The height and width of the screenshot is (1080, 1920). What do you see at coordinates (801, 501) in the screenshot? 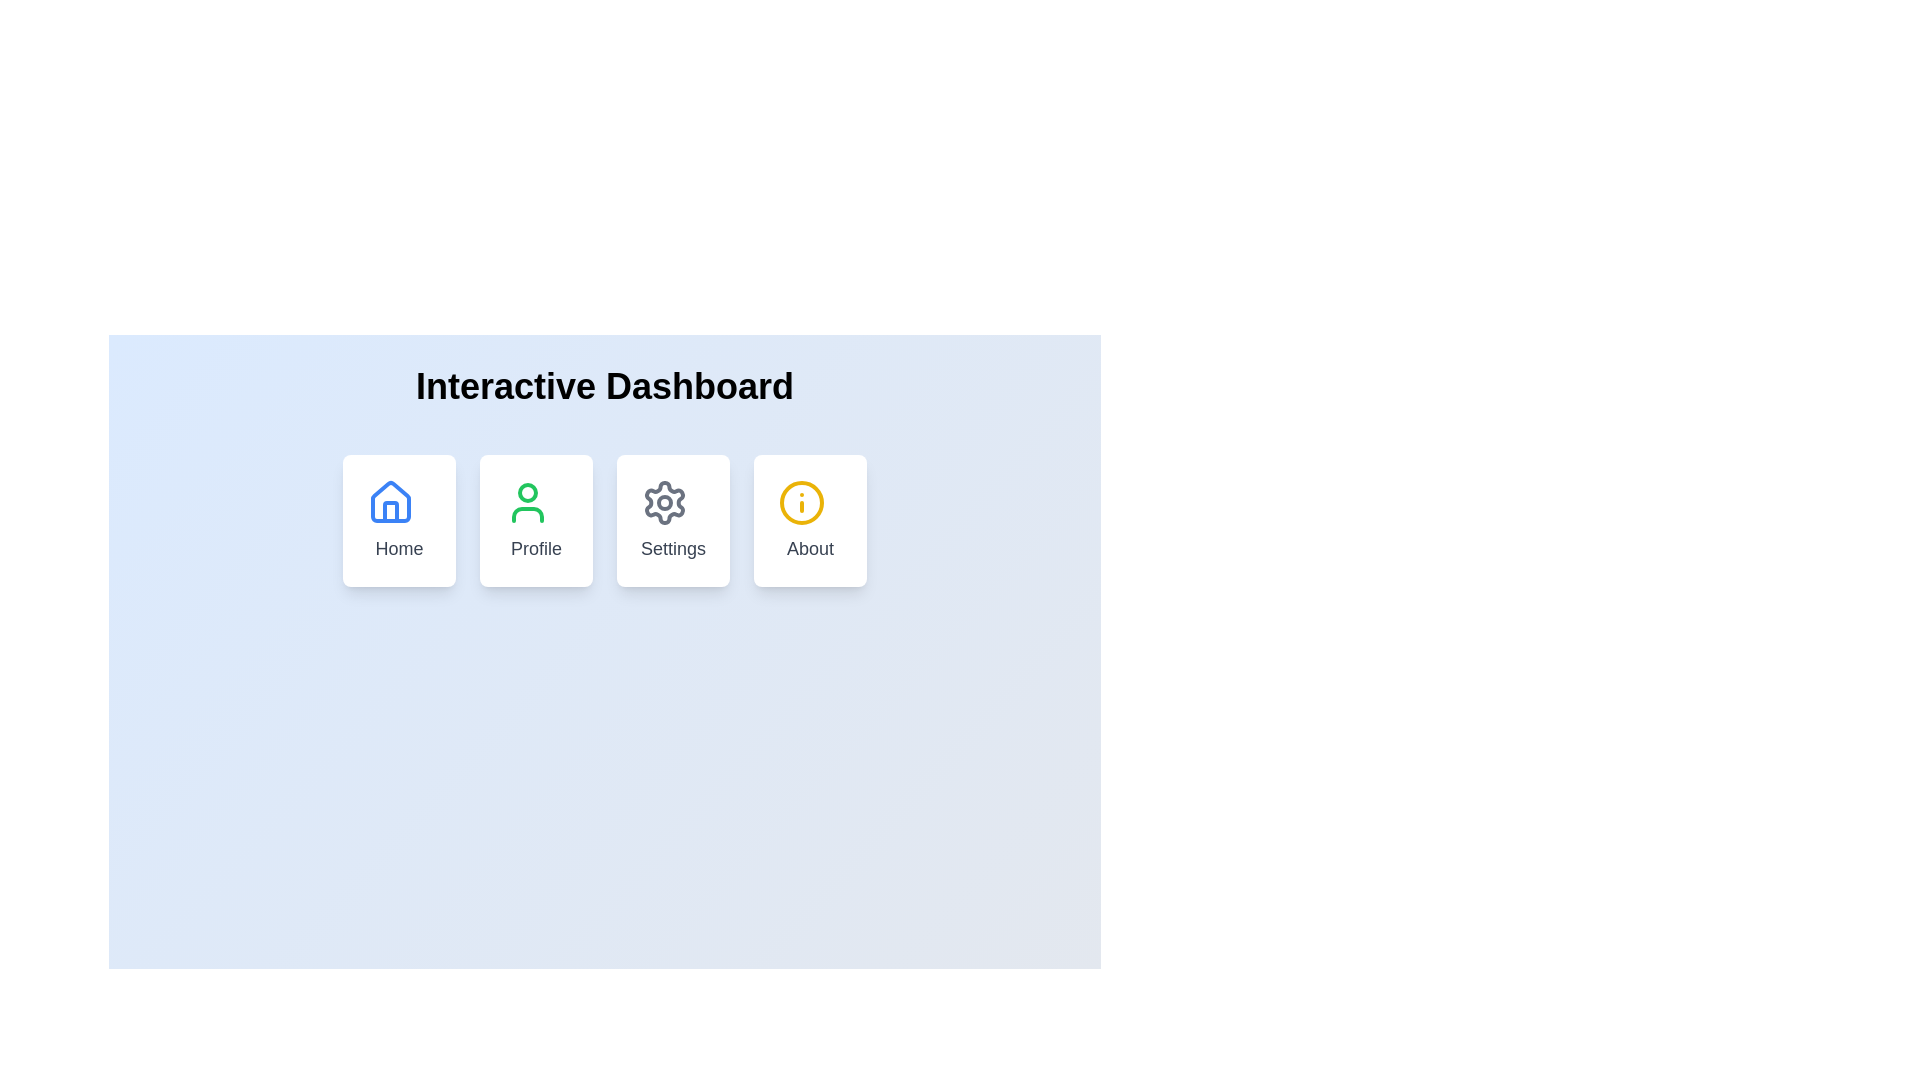
I see `the yellow circle with an exclamation mark inside, located in the 'About' card at the far right of the row of cards` at bounding box center [801, 501].